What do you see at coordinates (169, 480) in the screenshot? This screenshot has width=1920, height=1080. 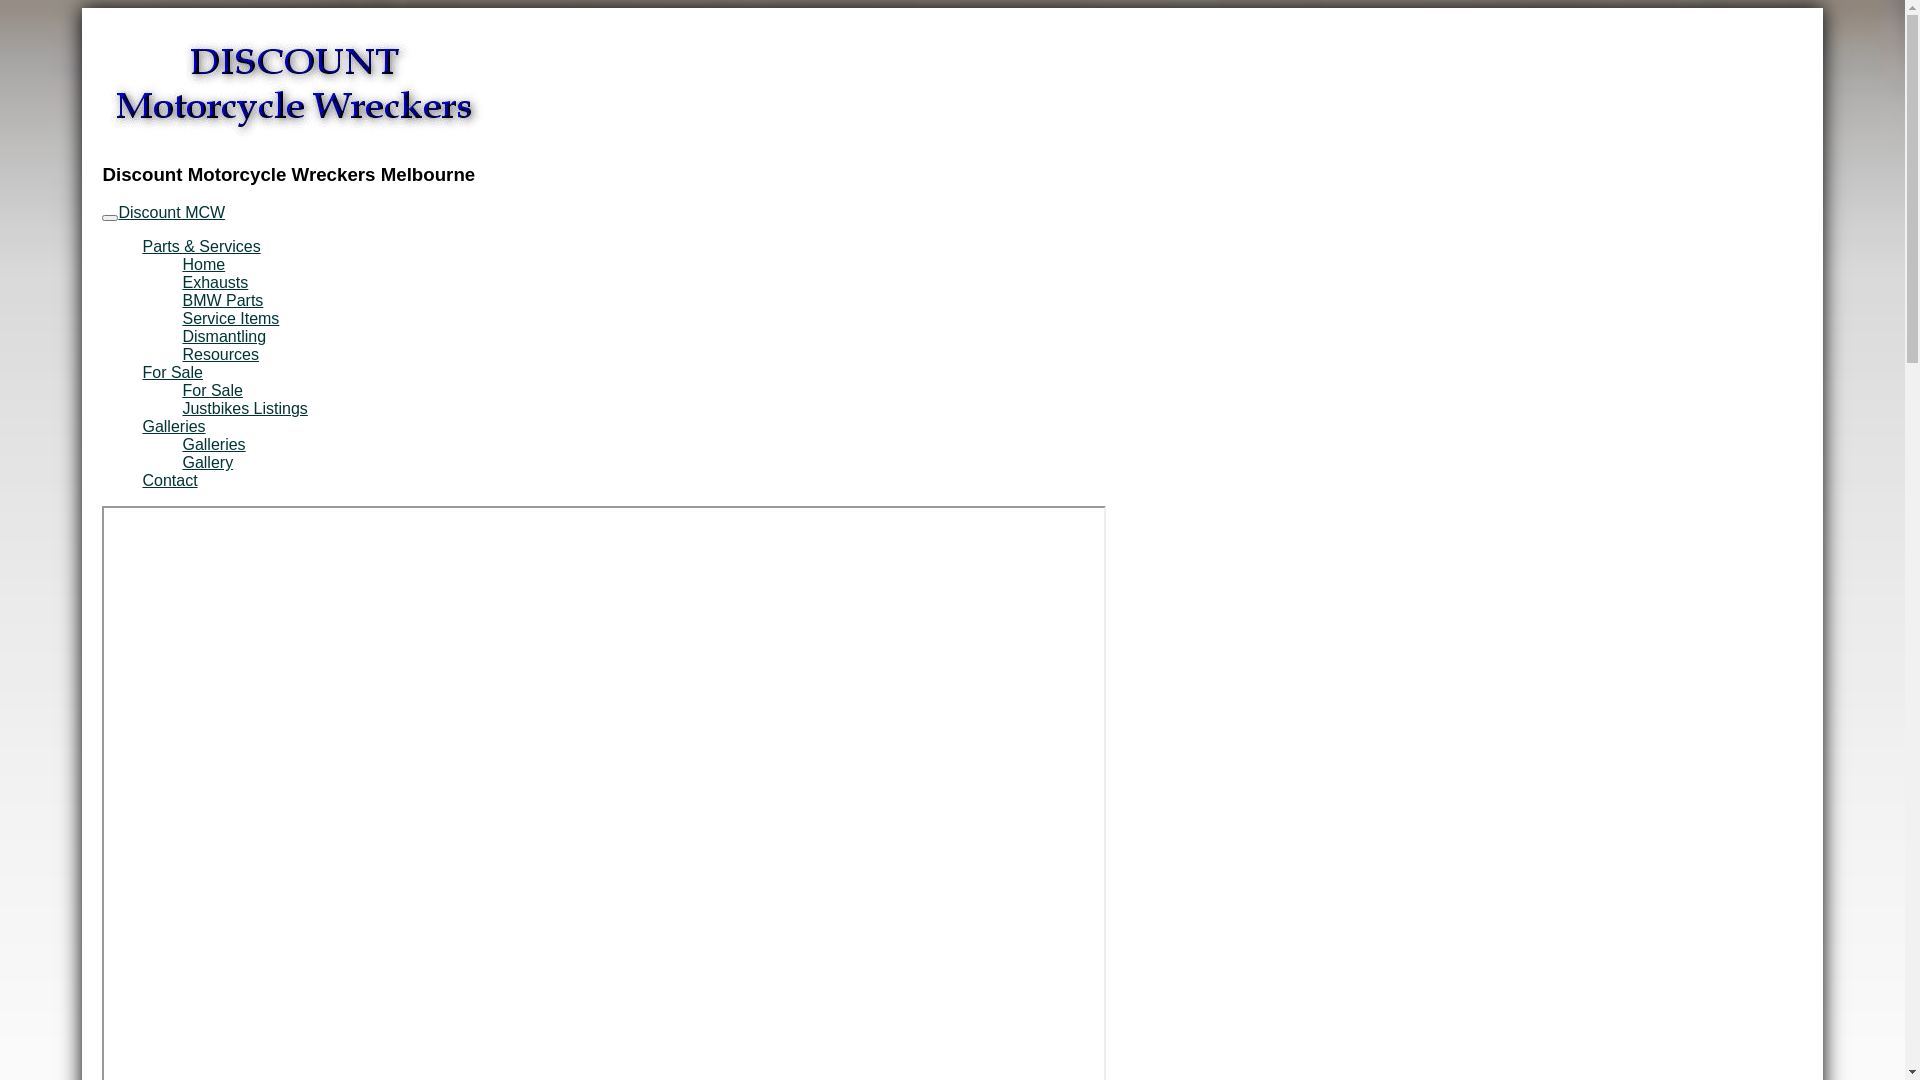 I see `'Contact'` at bounding box center [169, 480].